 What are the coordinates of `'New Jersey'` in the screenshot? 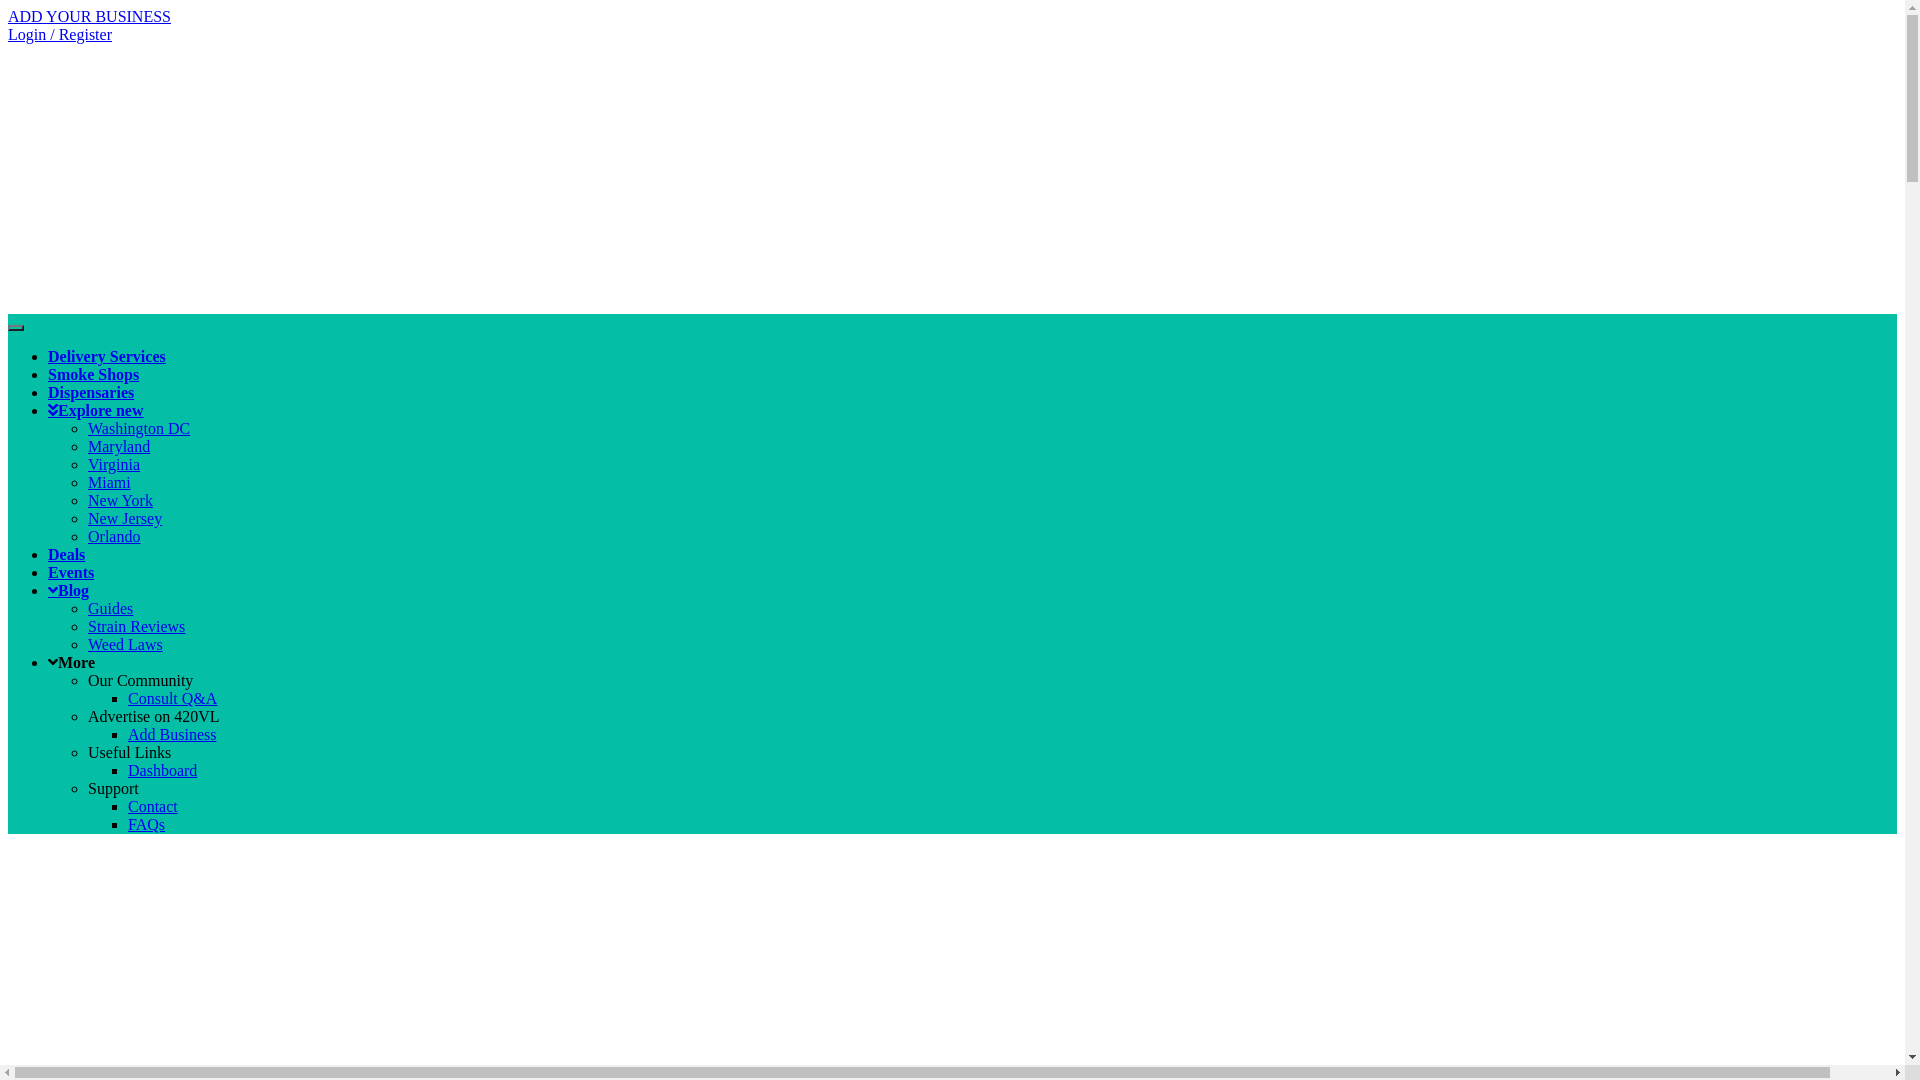 It's located at (123, 517).